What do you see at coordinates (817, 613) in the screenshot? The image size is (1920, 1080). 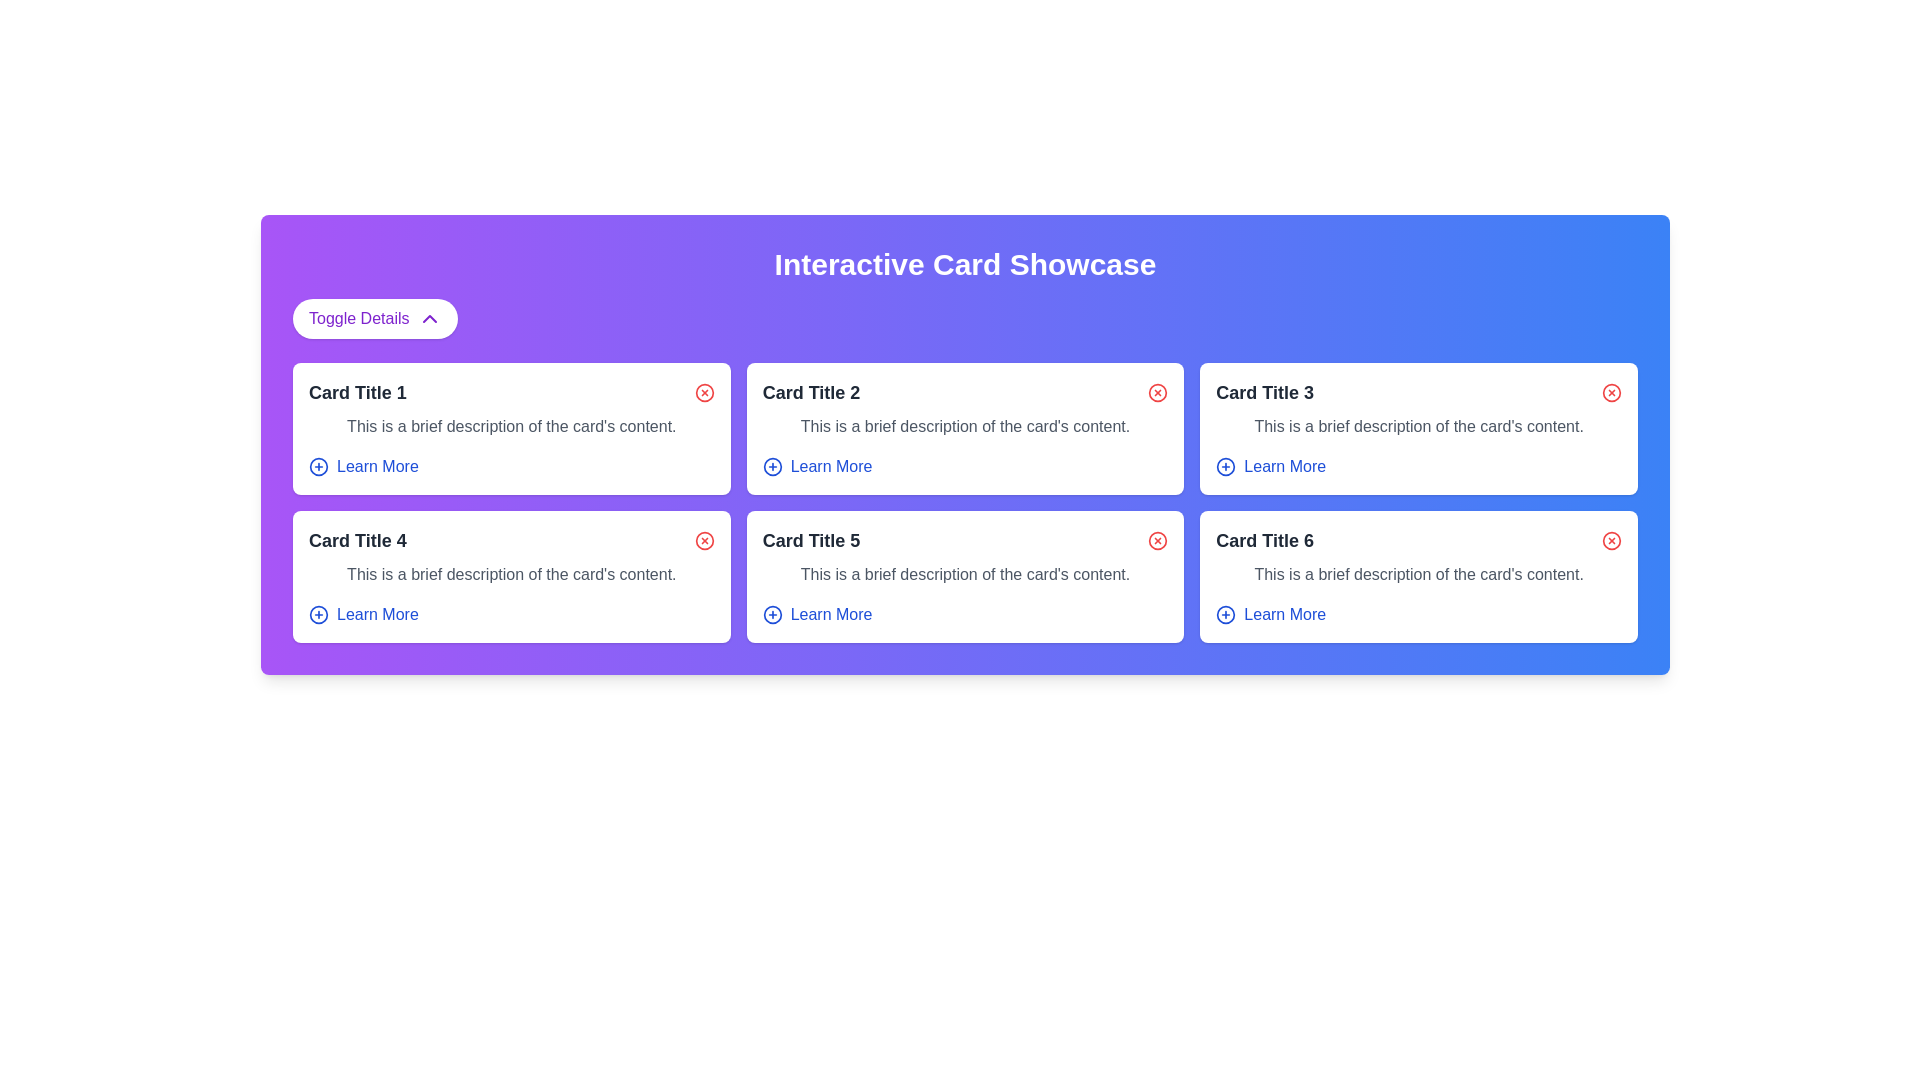 I see `the 'Learn More' link with a plus icon located at the bottom-right corner of 'Card Title 5'` at bounding box center [817, 613].